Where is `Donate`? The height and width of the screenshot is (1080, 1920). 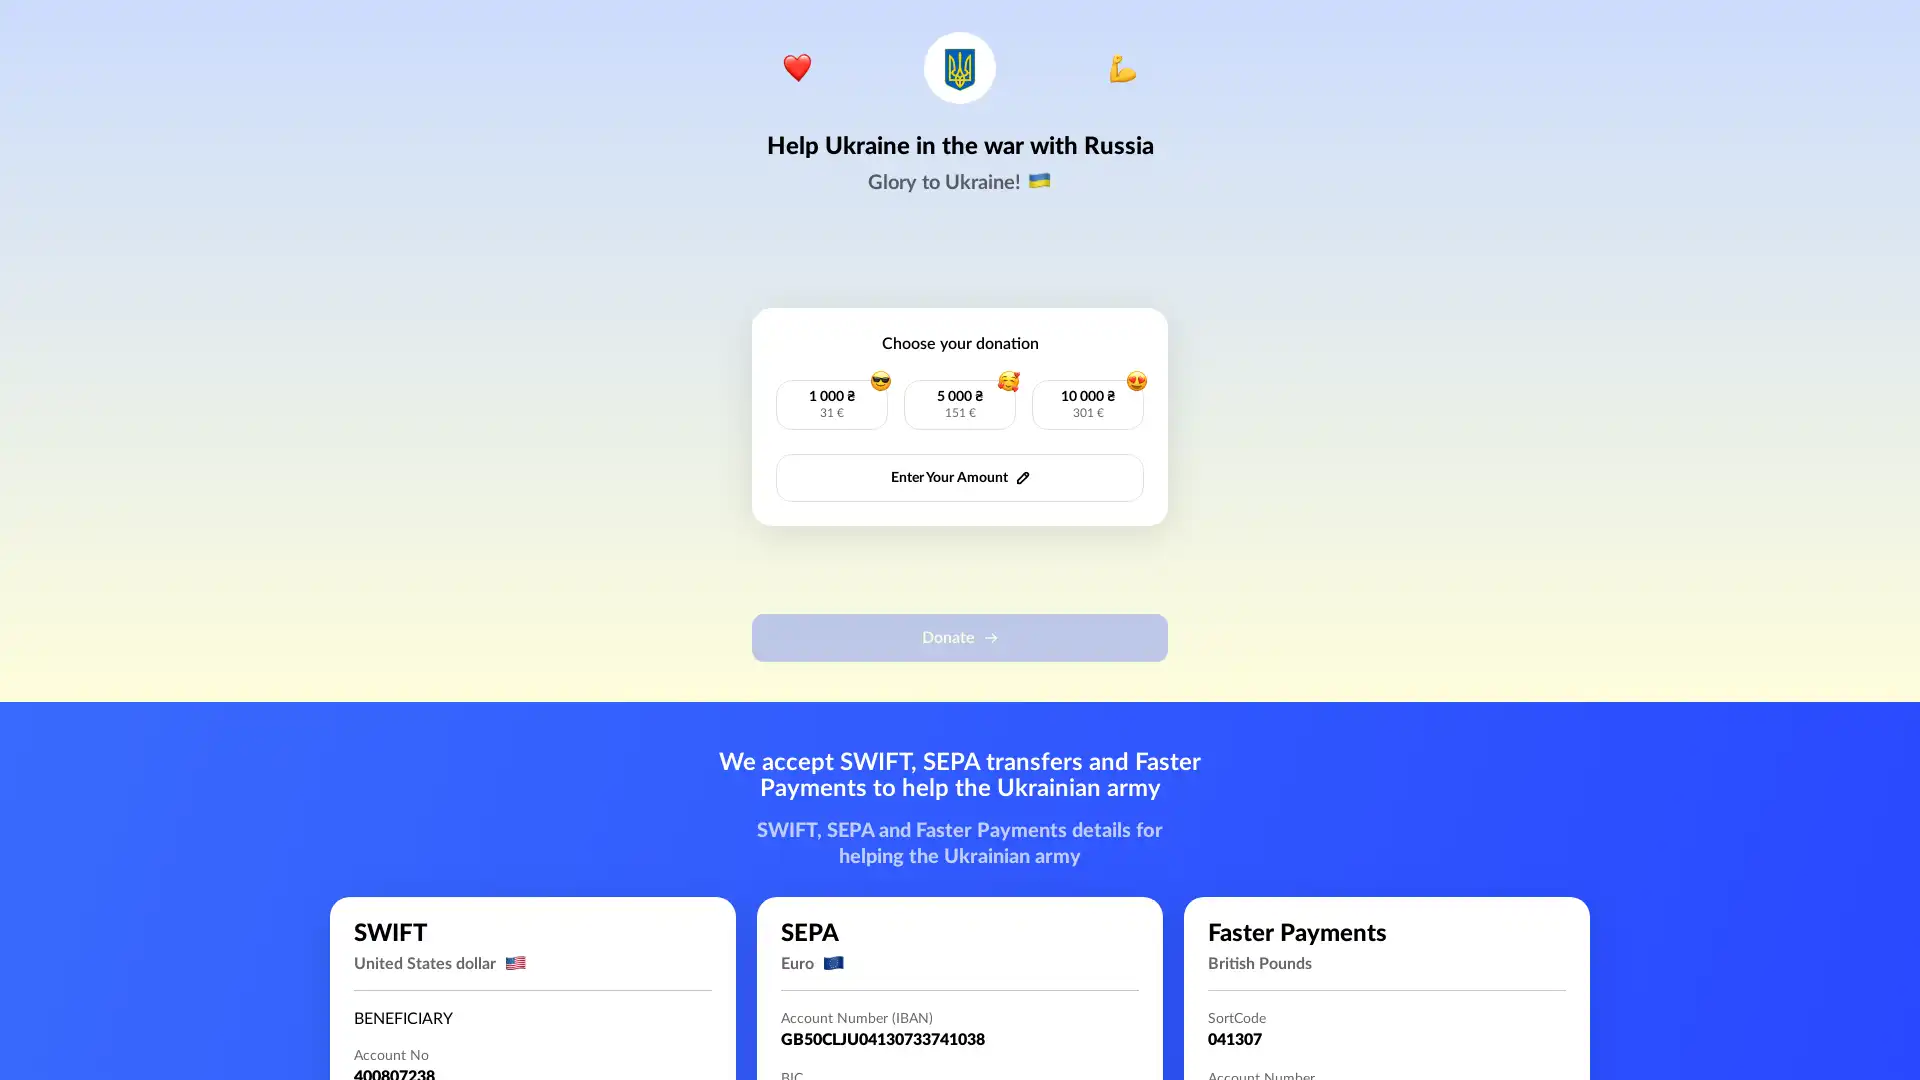
Donate is located at coordinates (960, 637).